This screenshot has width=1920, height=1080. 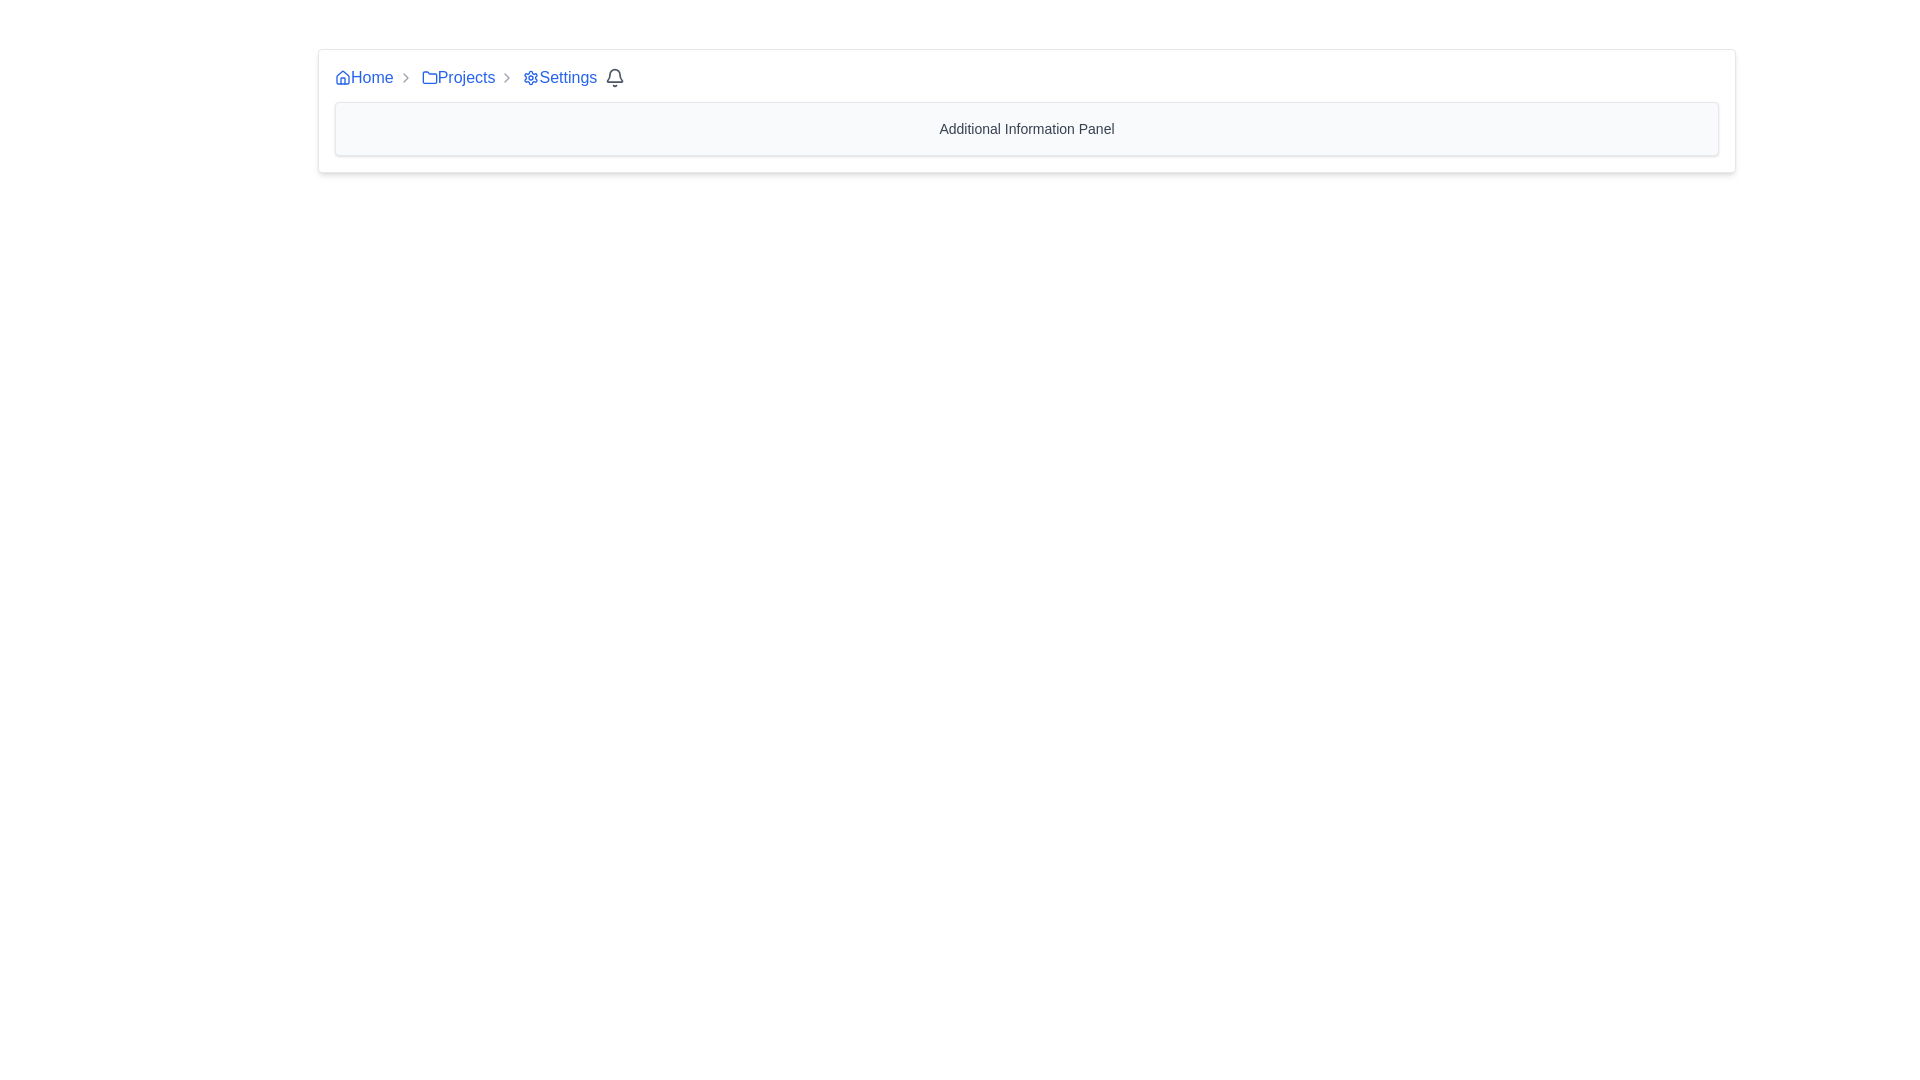 I want to click on the rightward chevron icon used for navigation, which is styled in gray and is part of a breadcrumb navigation component, so click(x=404, y=76).